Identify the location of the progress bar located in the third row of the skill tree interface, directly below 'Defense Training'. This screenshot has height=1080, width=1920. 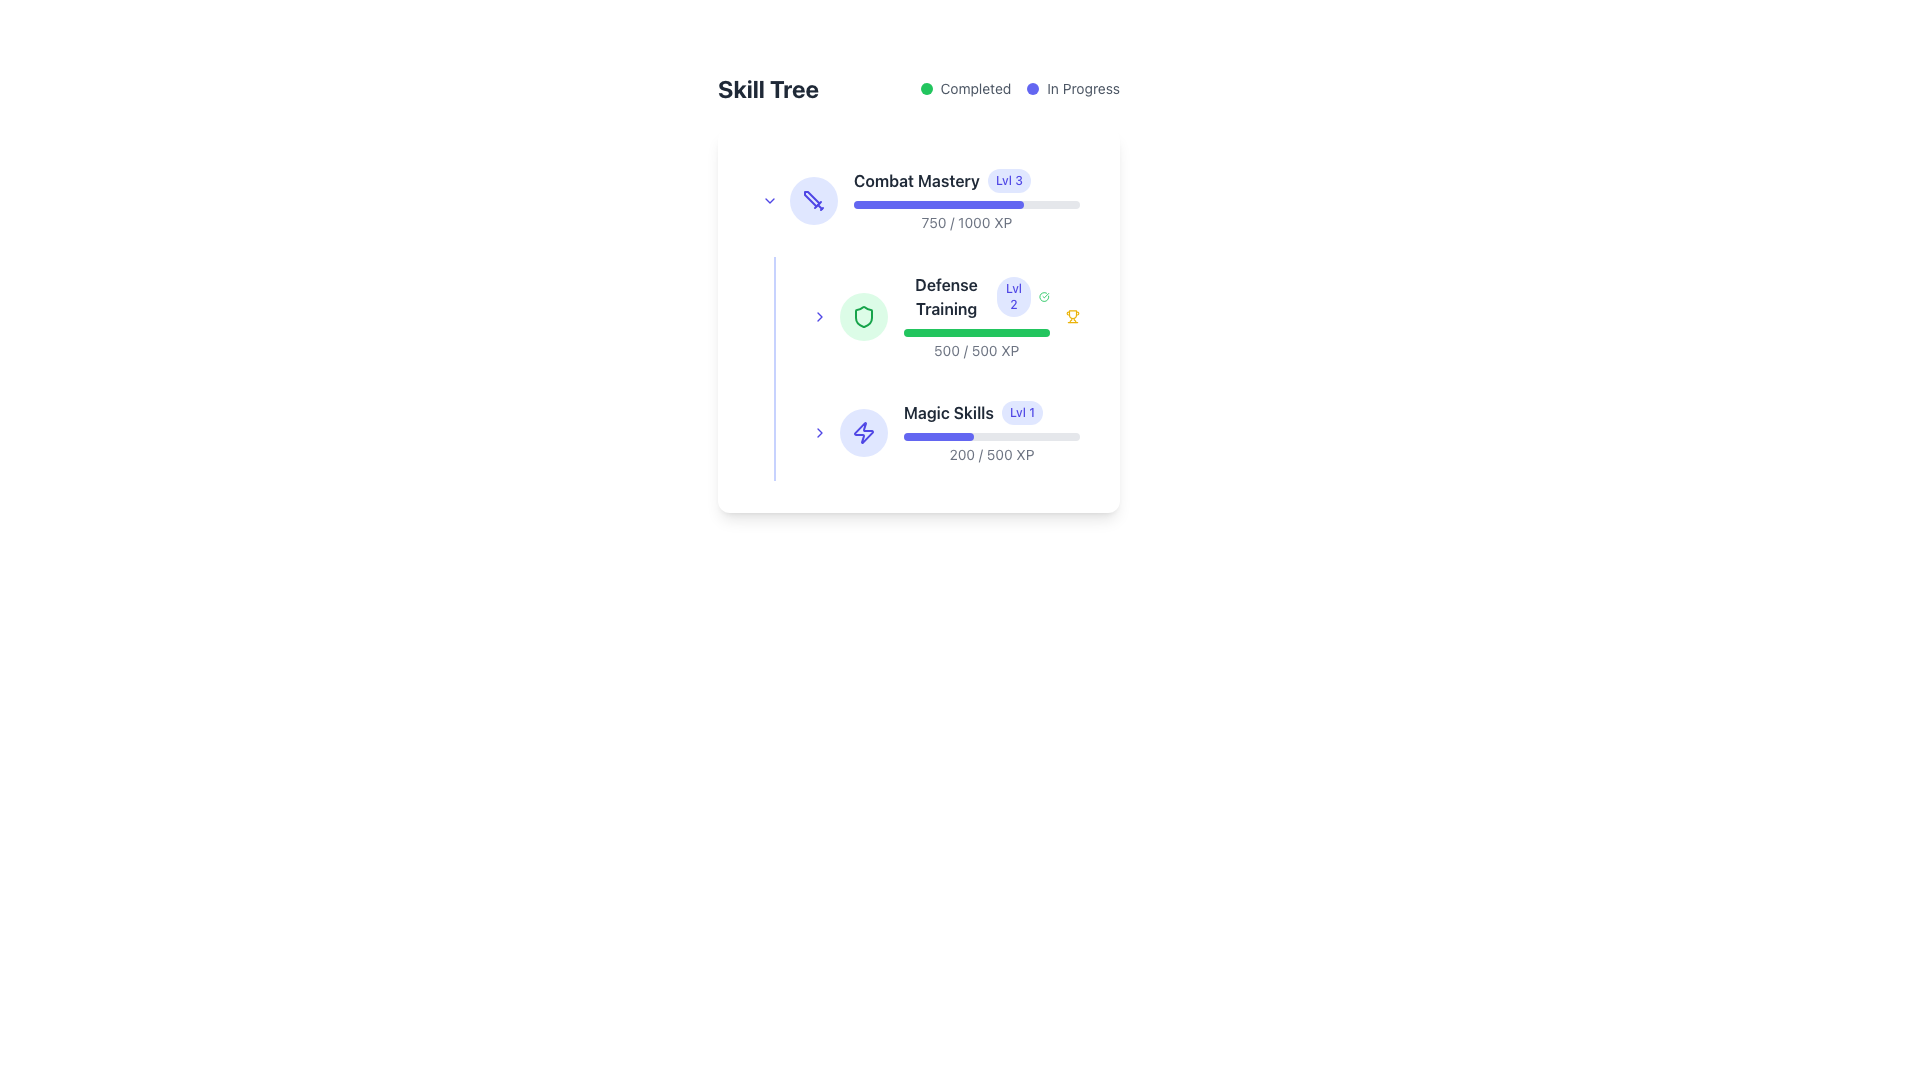
(992, 431).